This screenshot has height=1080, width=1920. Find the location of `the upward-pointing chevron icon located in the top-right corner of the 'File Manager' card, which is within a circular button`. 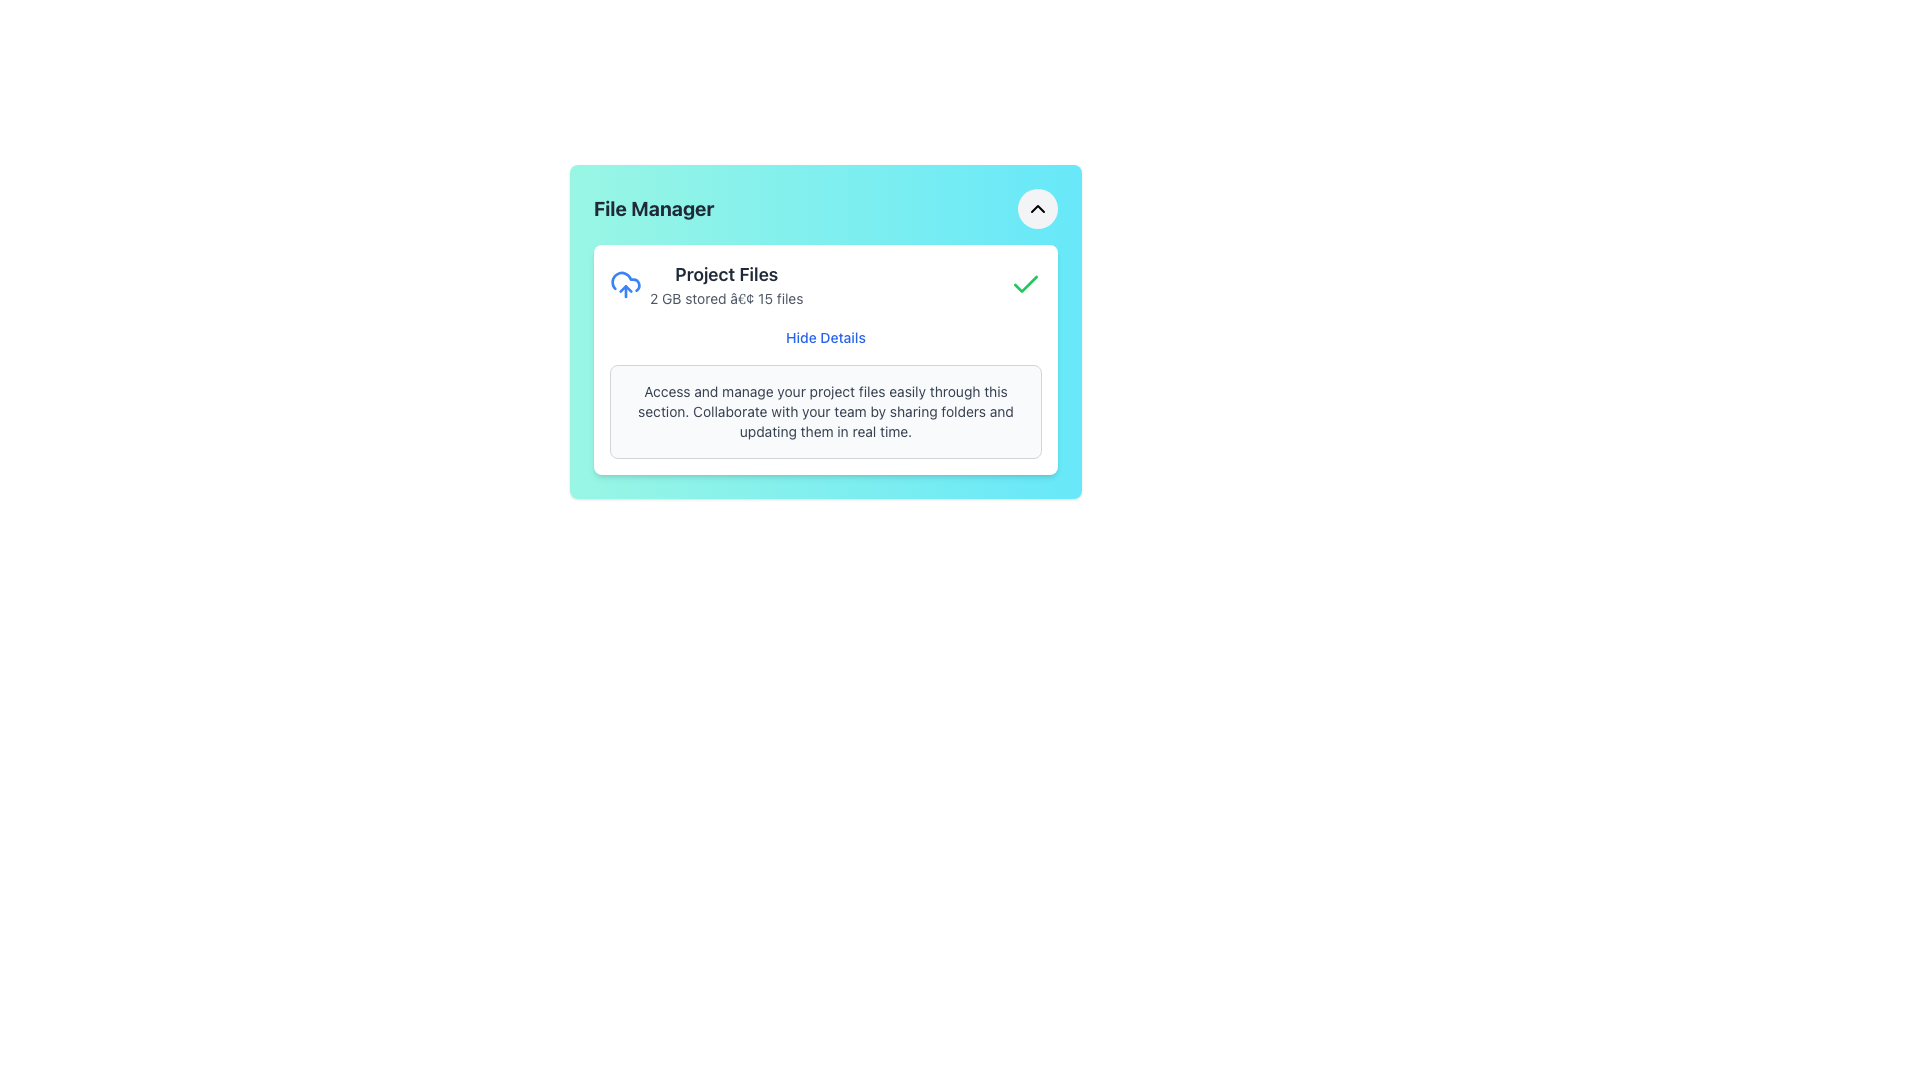

the upward-pointing chevron icon located in the top-right corner of the 'File Manager' card, which is within a circular button is located at coordinates (1037, 208).